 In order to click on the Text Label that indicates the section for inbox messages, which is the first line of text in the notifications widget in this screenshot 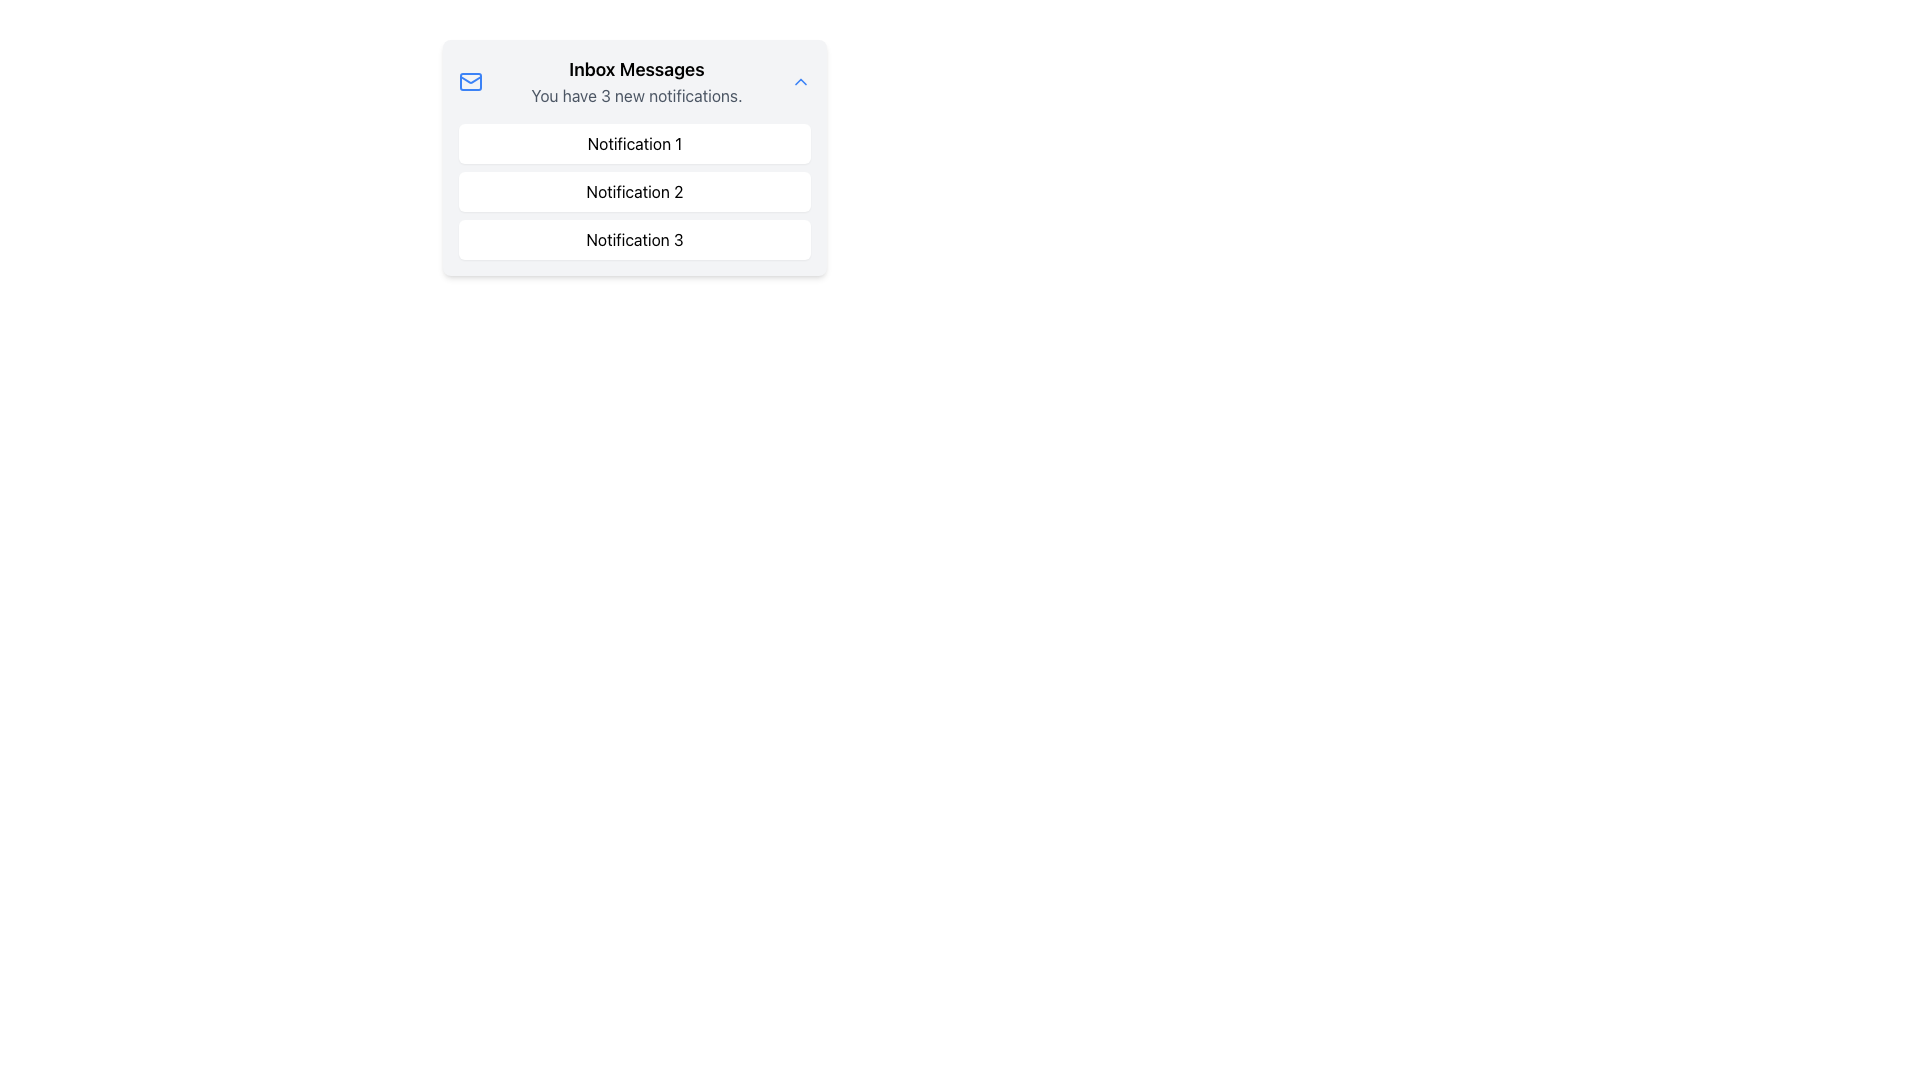, I will do `click(636, 68)`.